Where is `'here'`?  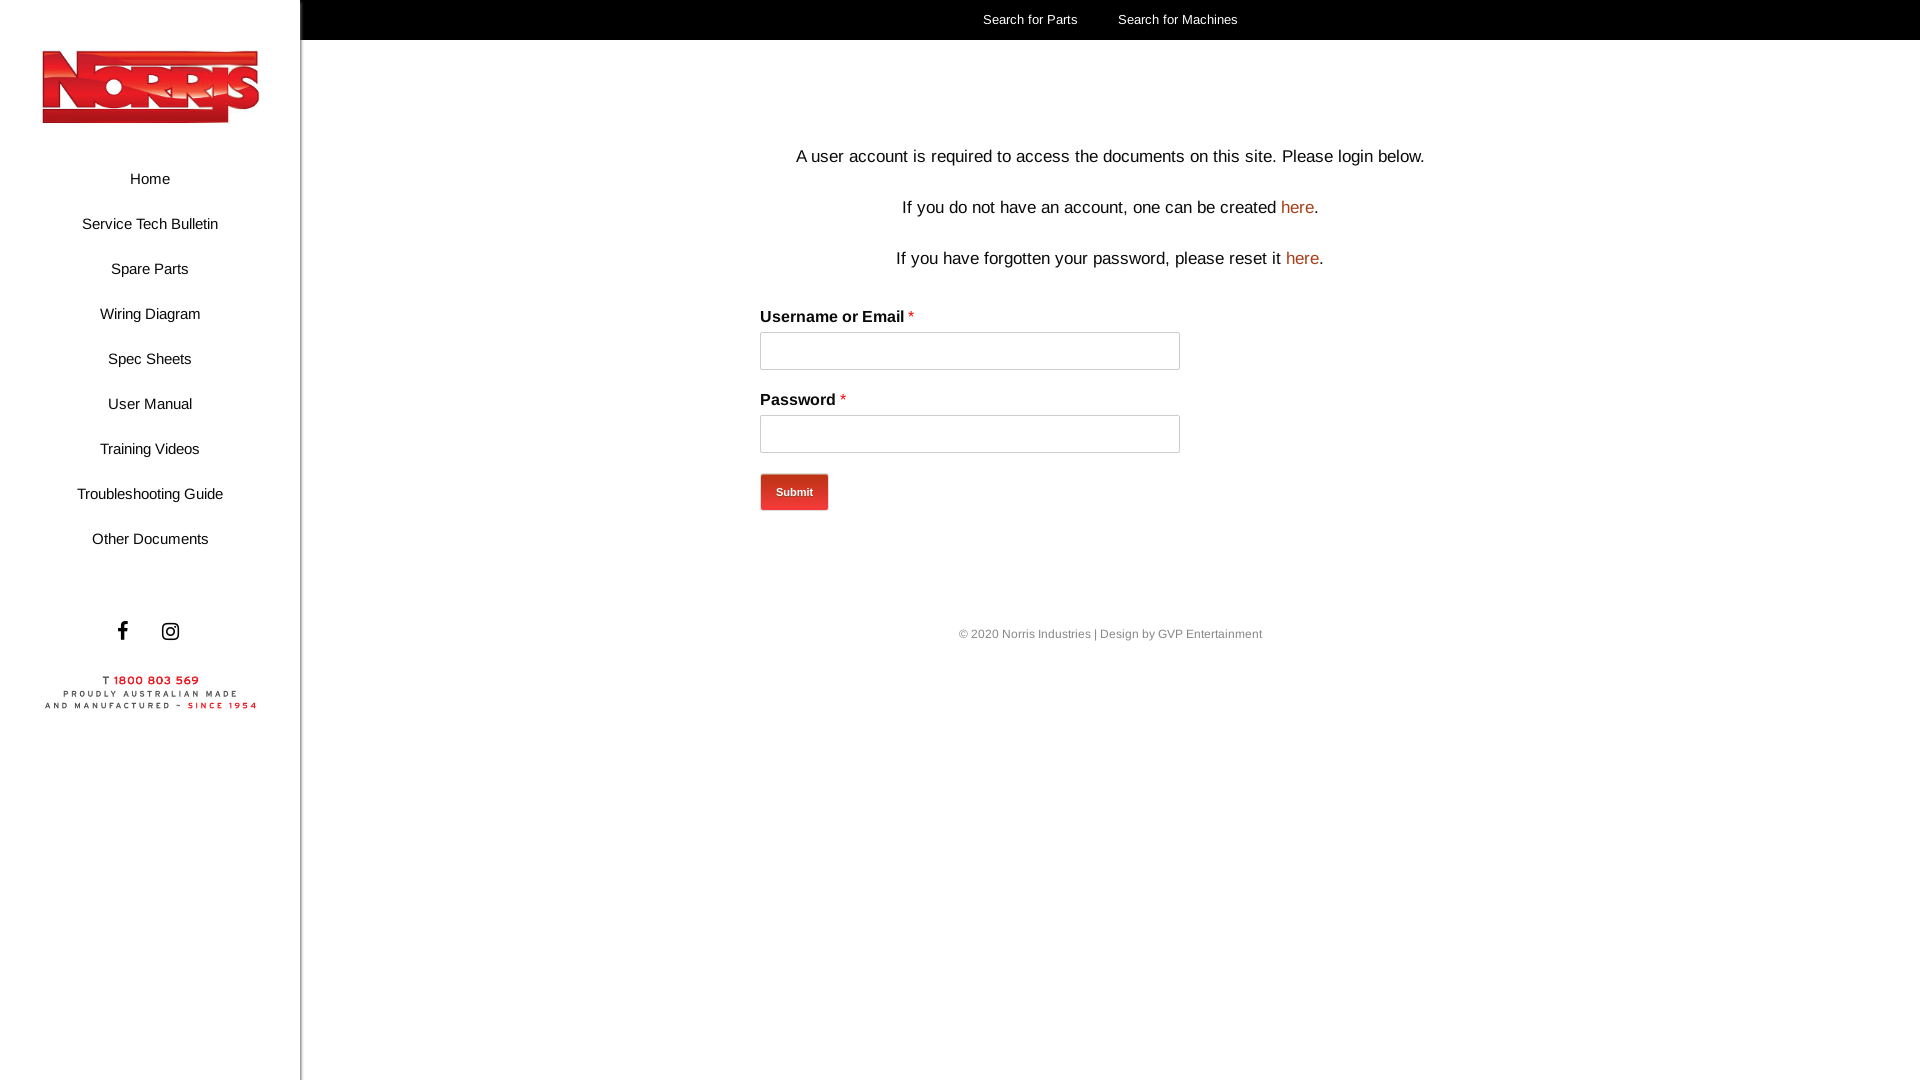 'here' is located at coordinates (1296, 207).